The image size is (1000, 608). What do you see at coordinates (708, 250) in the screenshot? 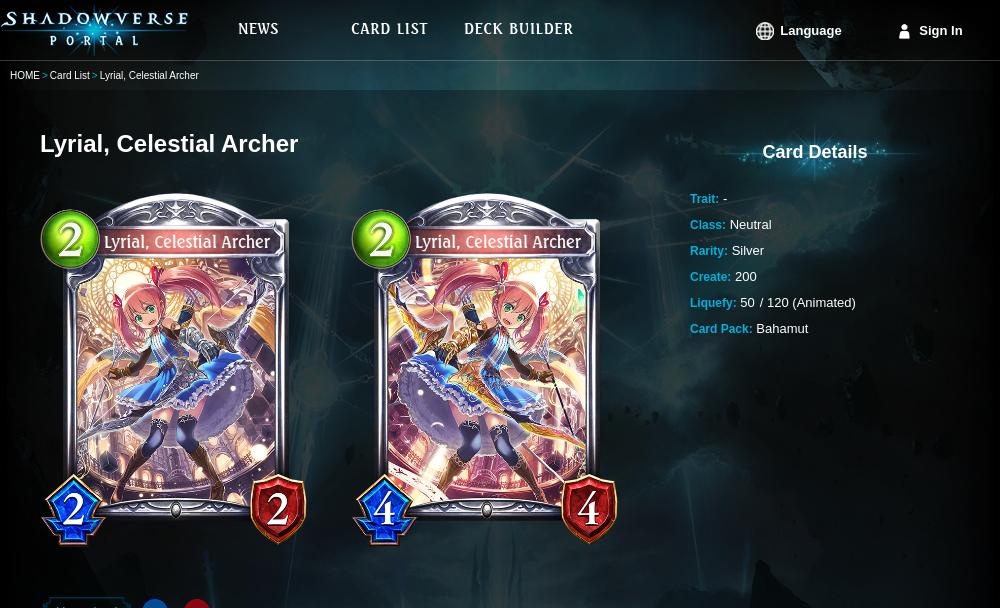
I see `'Rarity:'` at bounding box center [708, 250].